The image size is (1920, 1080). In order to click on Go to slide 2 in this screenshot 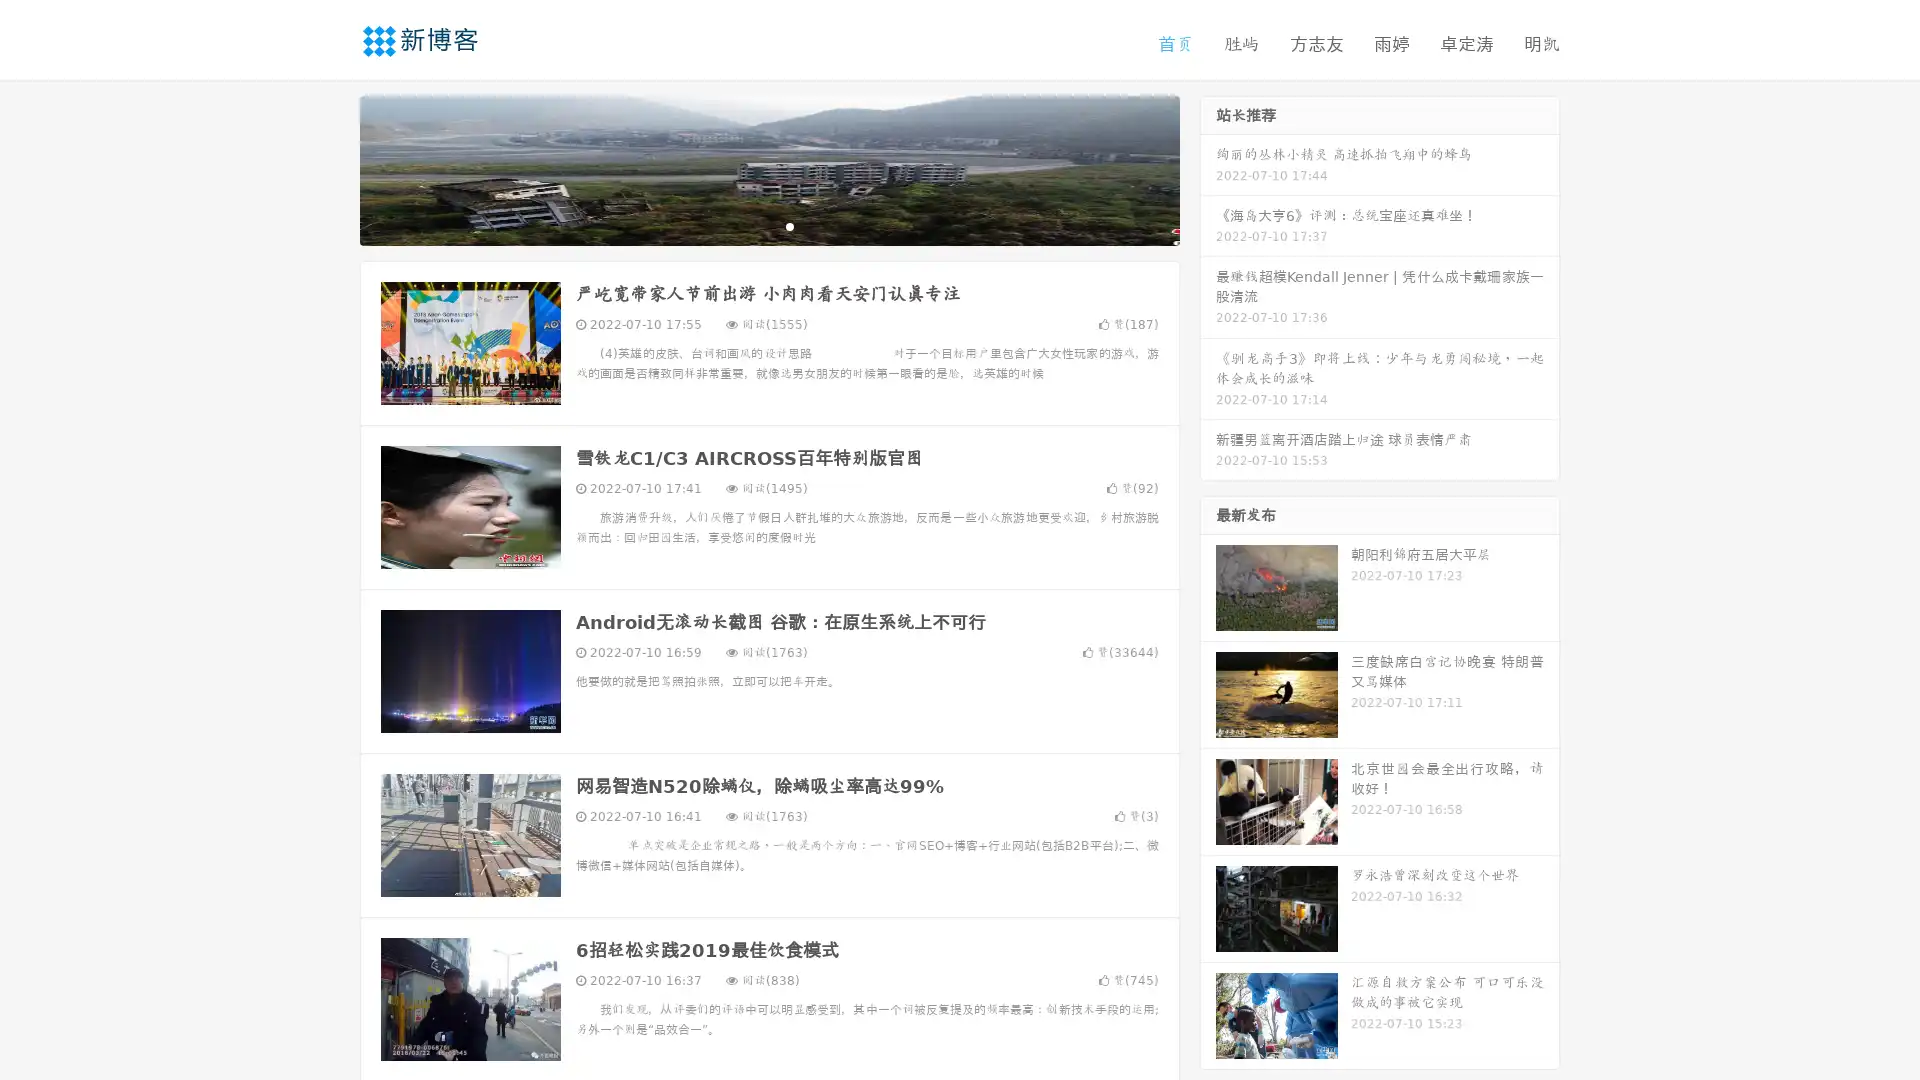, I will do `click(768, 225)`.